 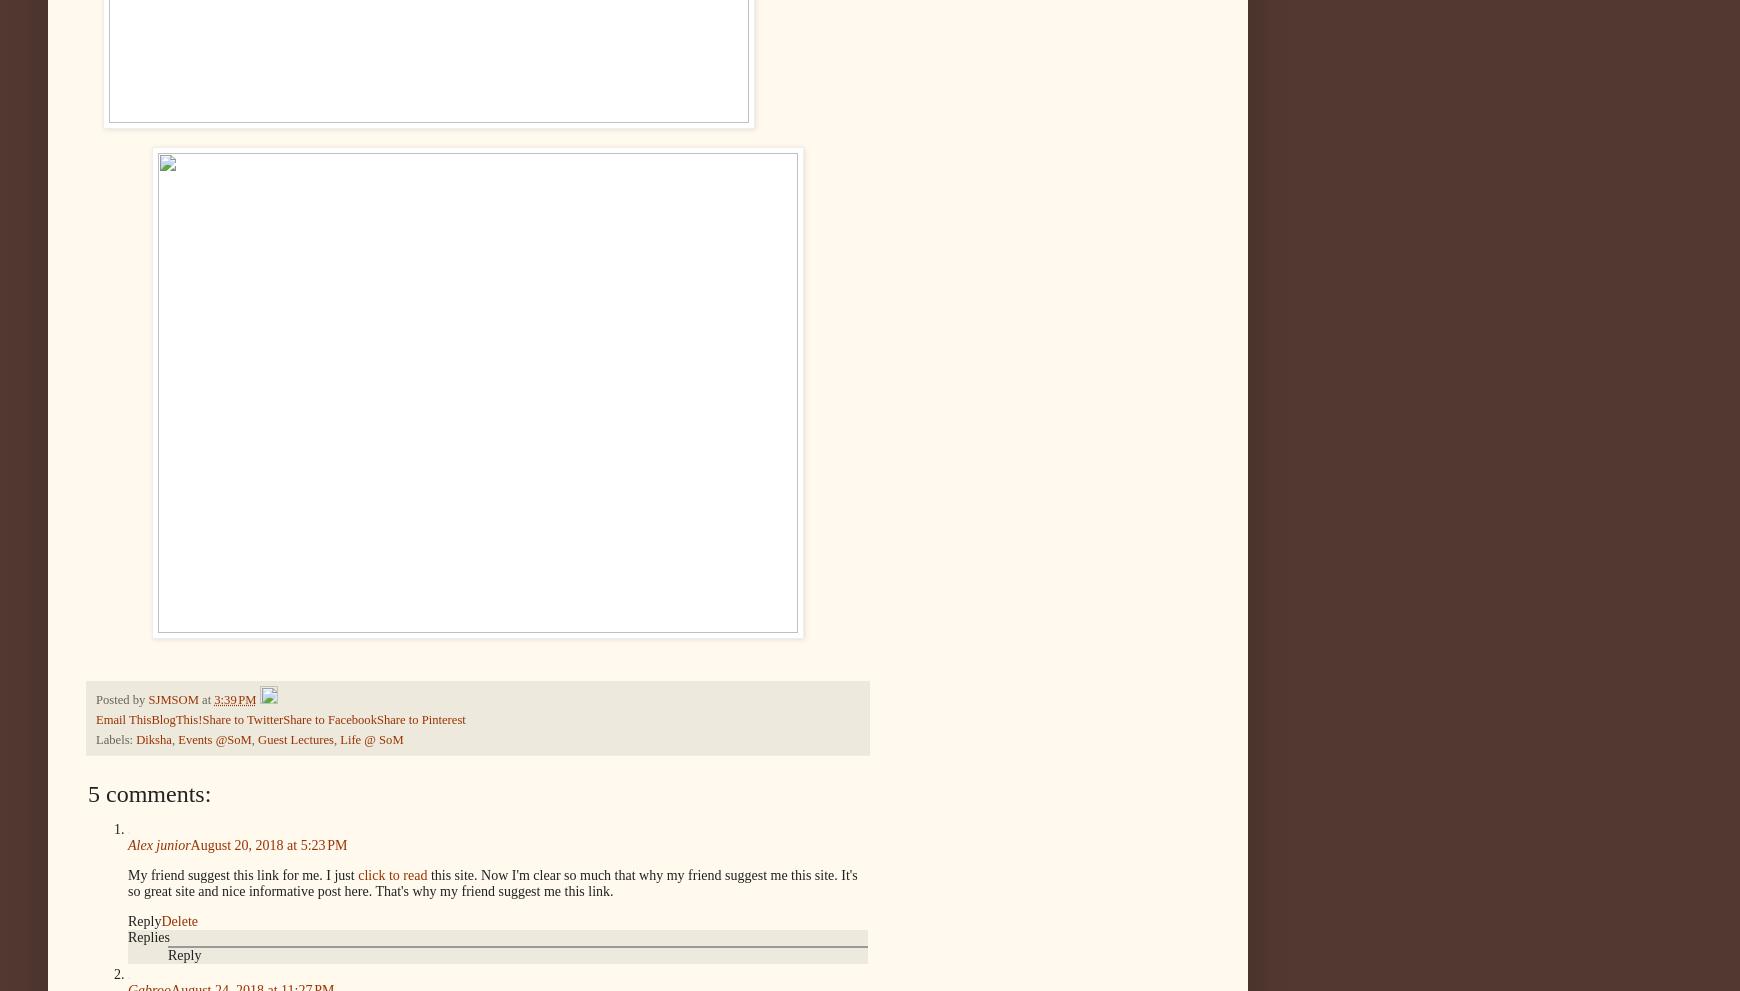 What do you see at coordinates (87, 792) in the screenshot?
I see `'5 comments:'` at bounding box center [87, 792].